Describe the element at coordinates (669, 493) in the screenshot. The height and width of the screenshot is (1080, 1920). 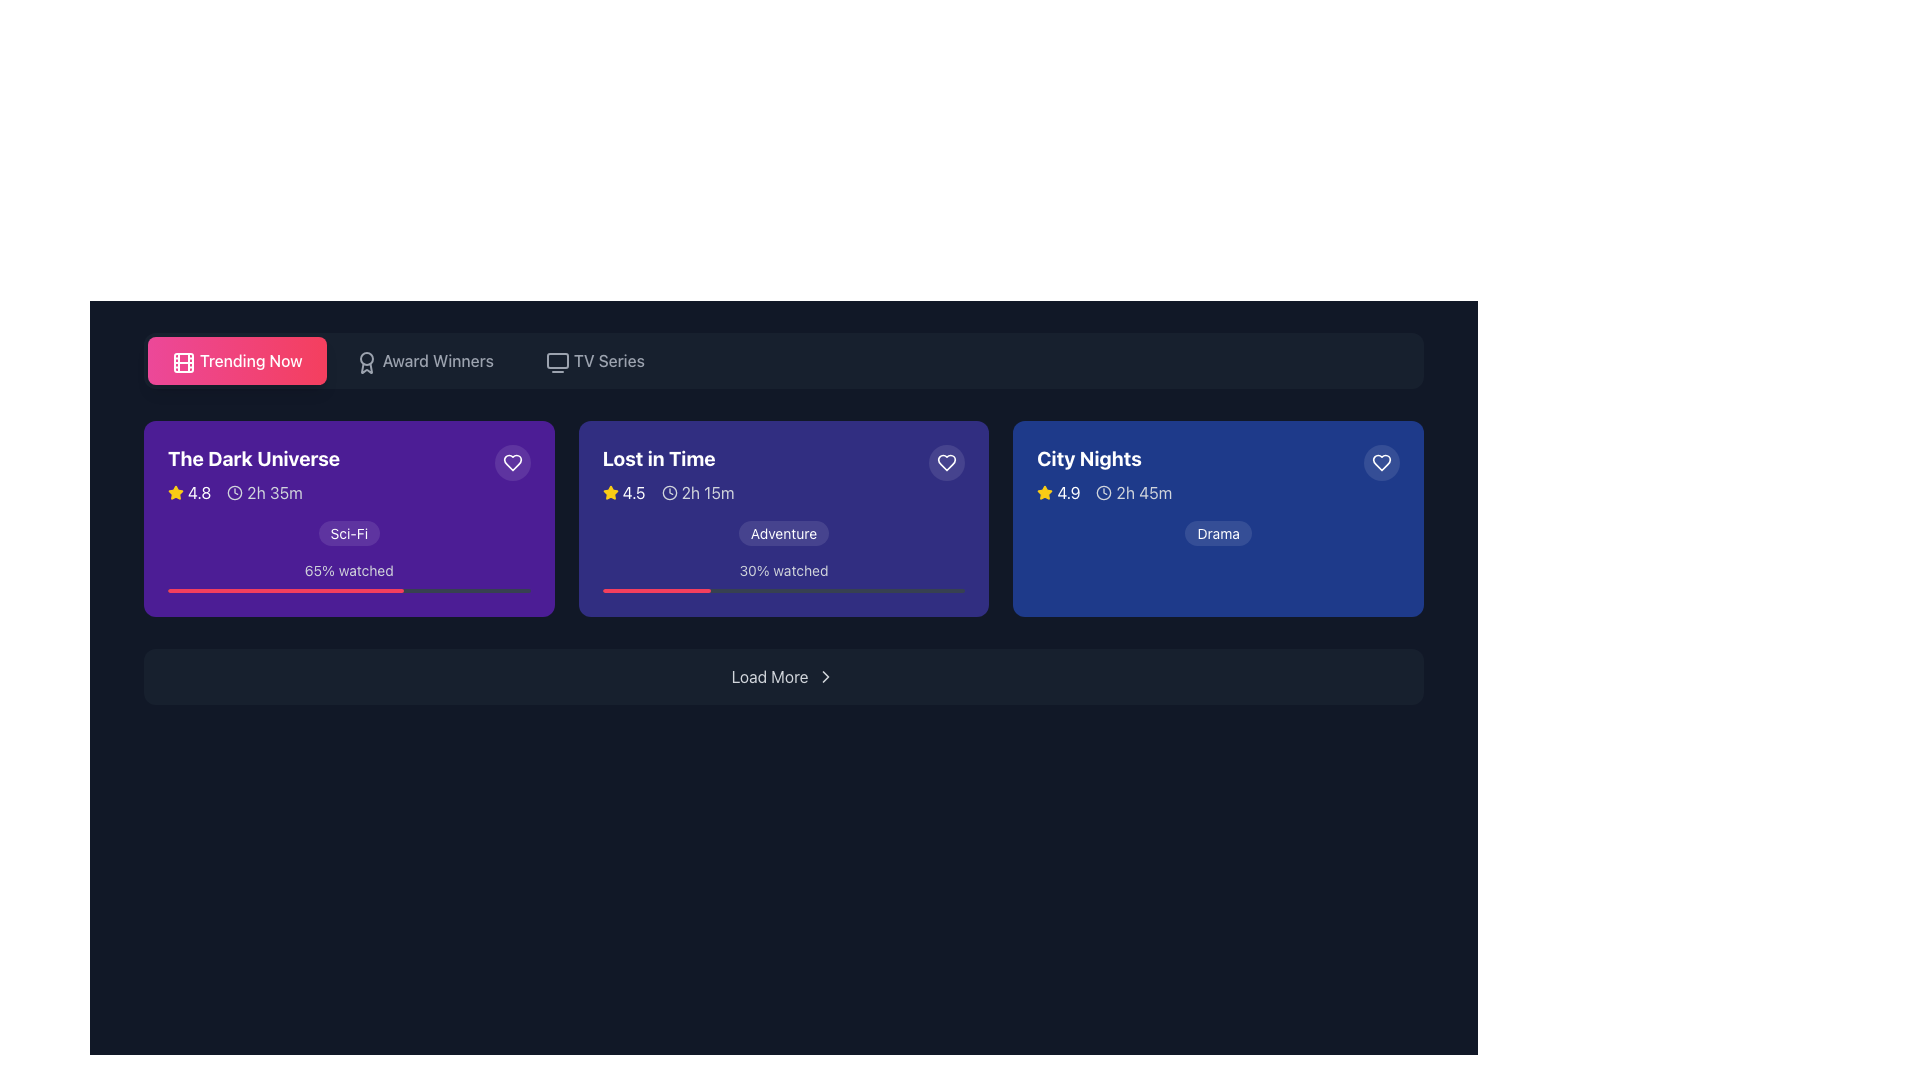
I see `the SVG Circle Component that represents time information, located in the 'Lost in Time' tab` at that location.